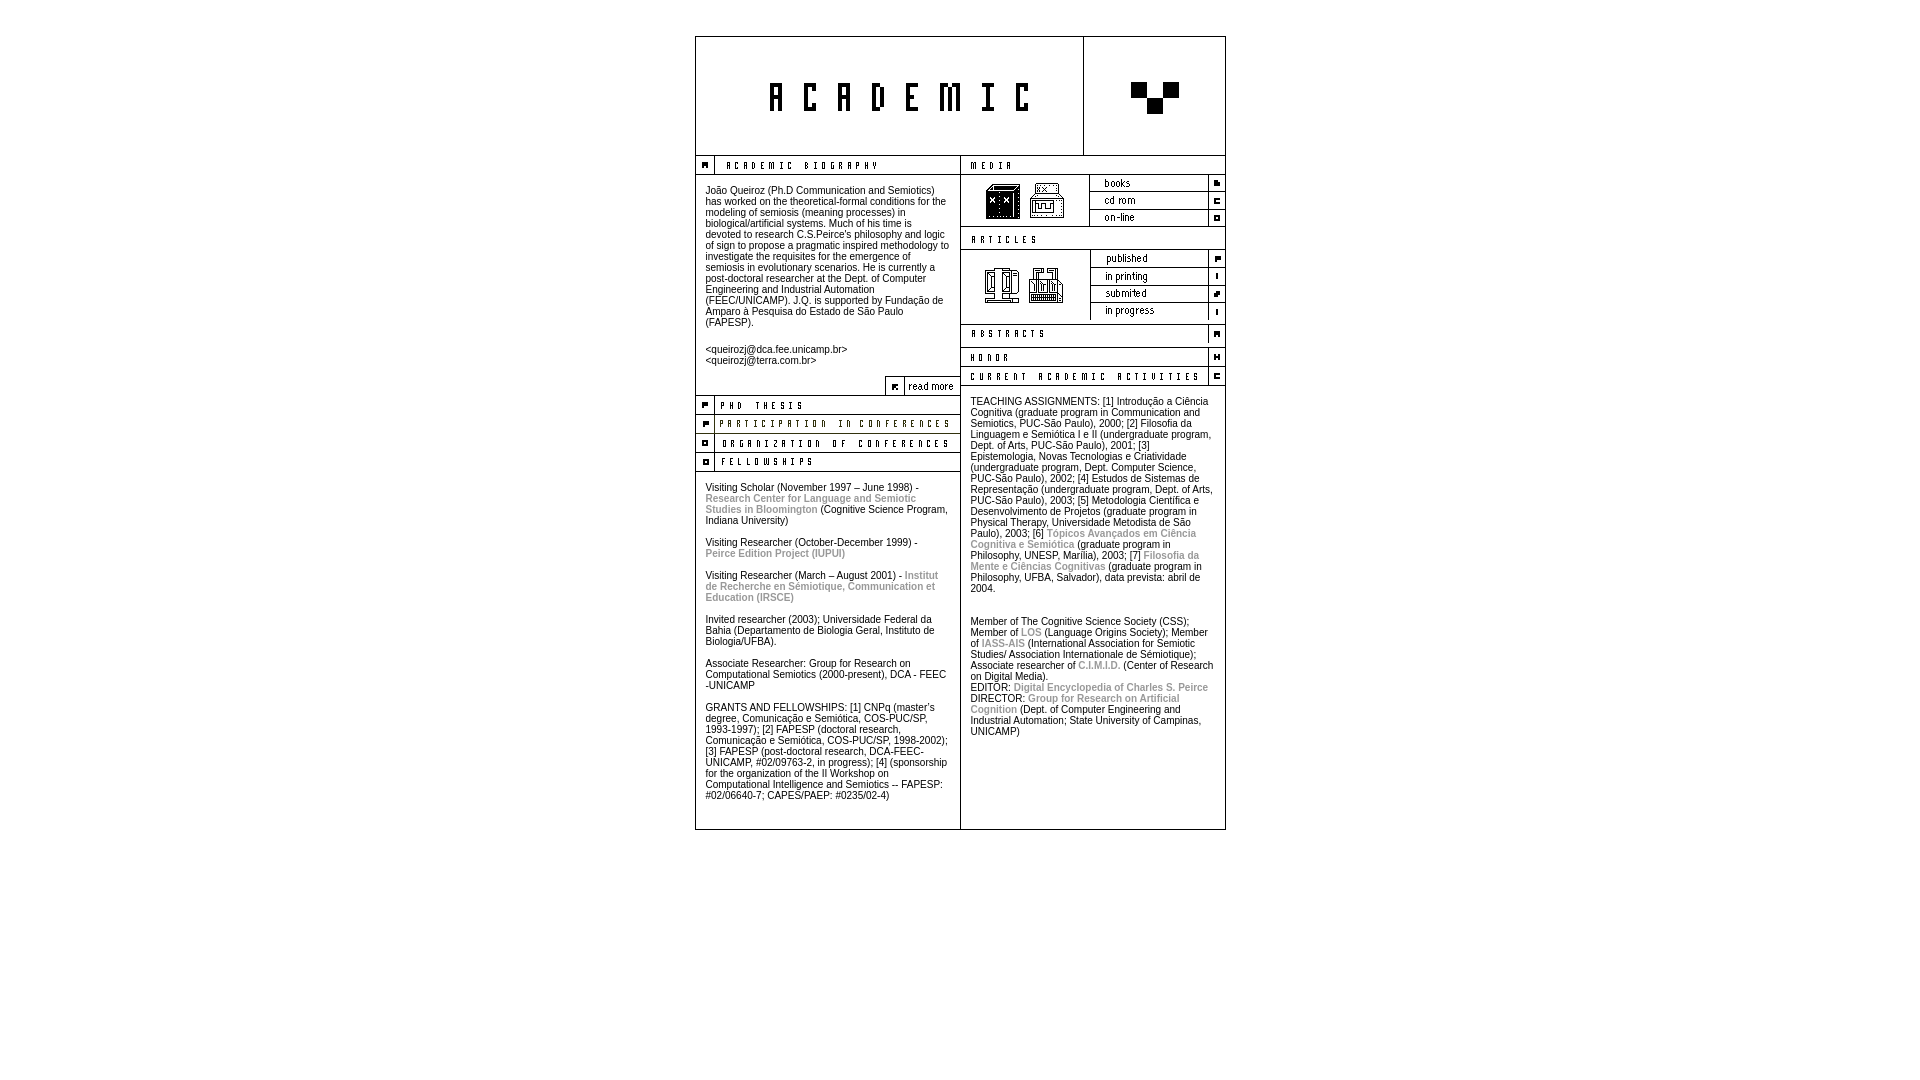 The width and height of the screenshot is (1920, 1080). What do you see at coordinates (1108, 686) in the screenshot?
I see `'Digital Encyclopedia of Charles S. Peirce'` at bounding box center [1108, 686].